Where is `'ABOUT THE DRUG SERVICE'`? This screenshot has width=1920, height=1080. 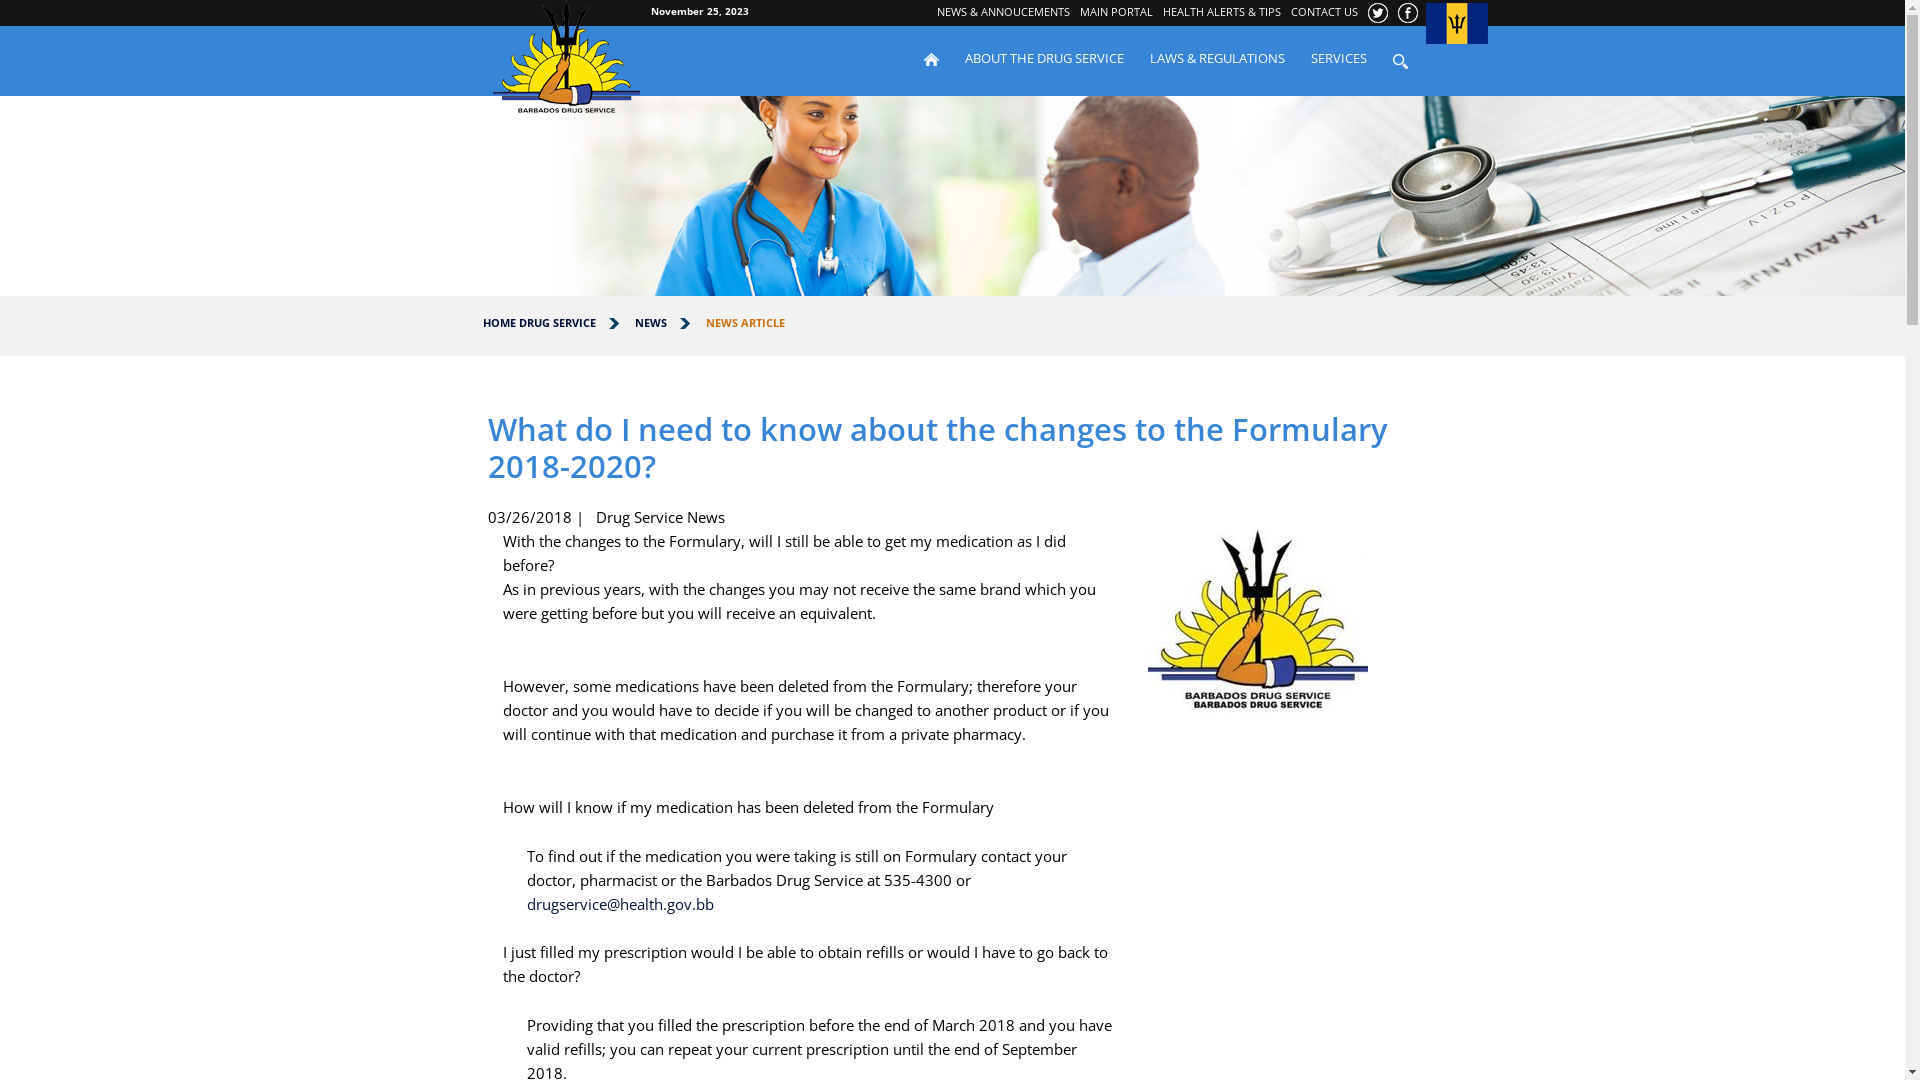
'ABOUT THE DRUG SERVICE' is located at coordinates (1043, 56).